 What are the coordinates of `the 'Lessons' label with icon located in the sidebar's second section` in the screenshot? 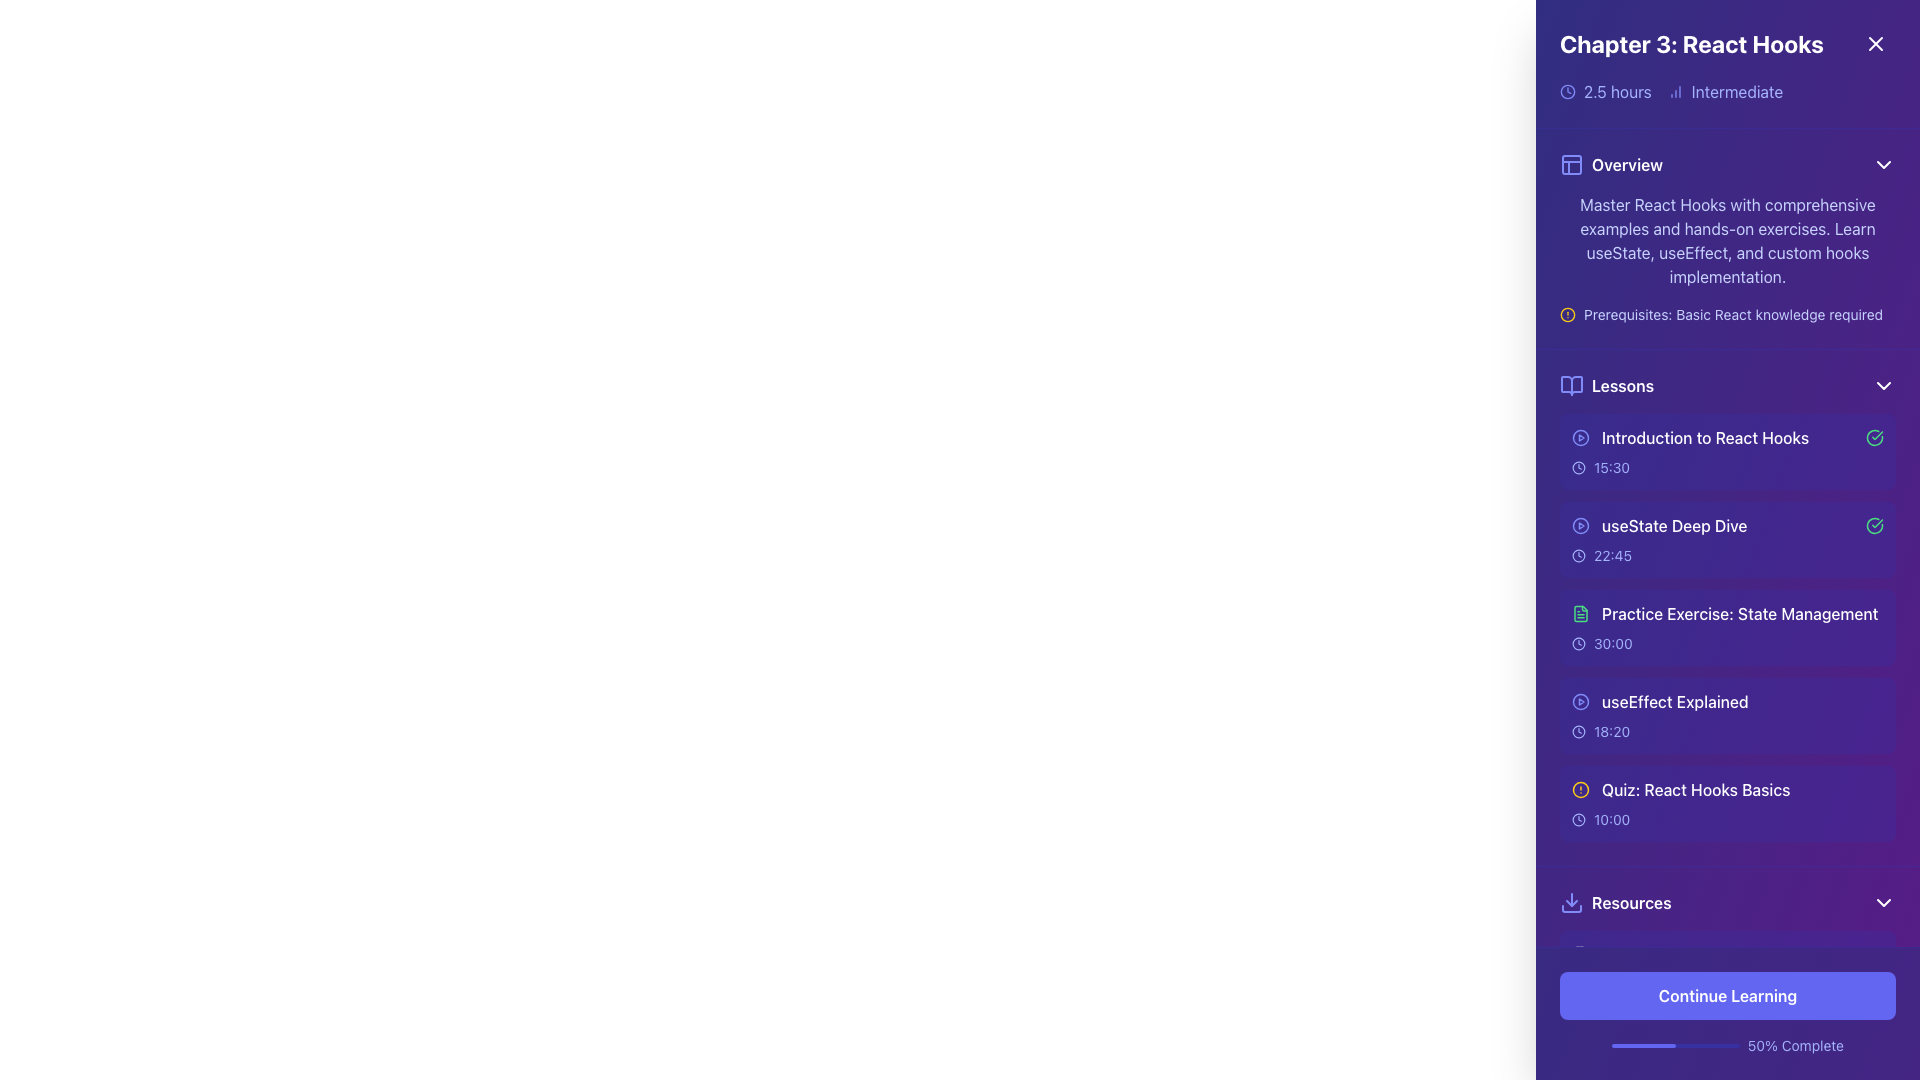 It's located at (1607, 385).